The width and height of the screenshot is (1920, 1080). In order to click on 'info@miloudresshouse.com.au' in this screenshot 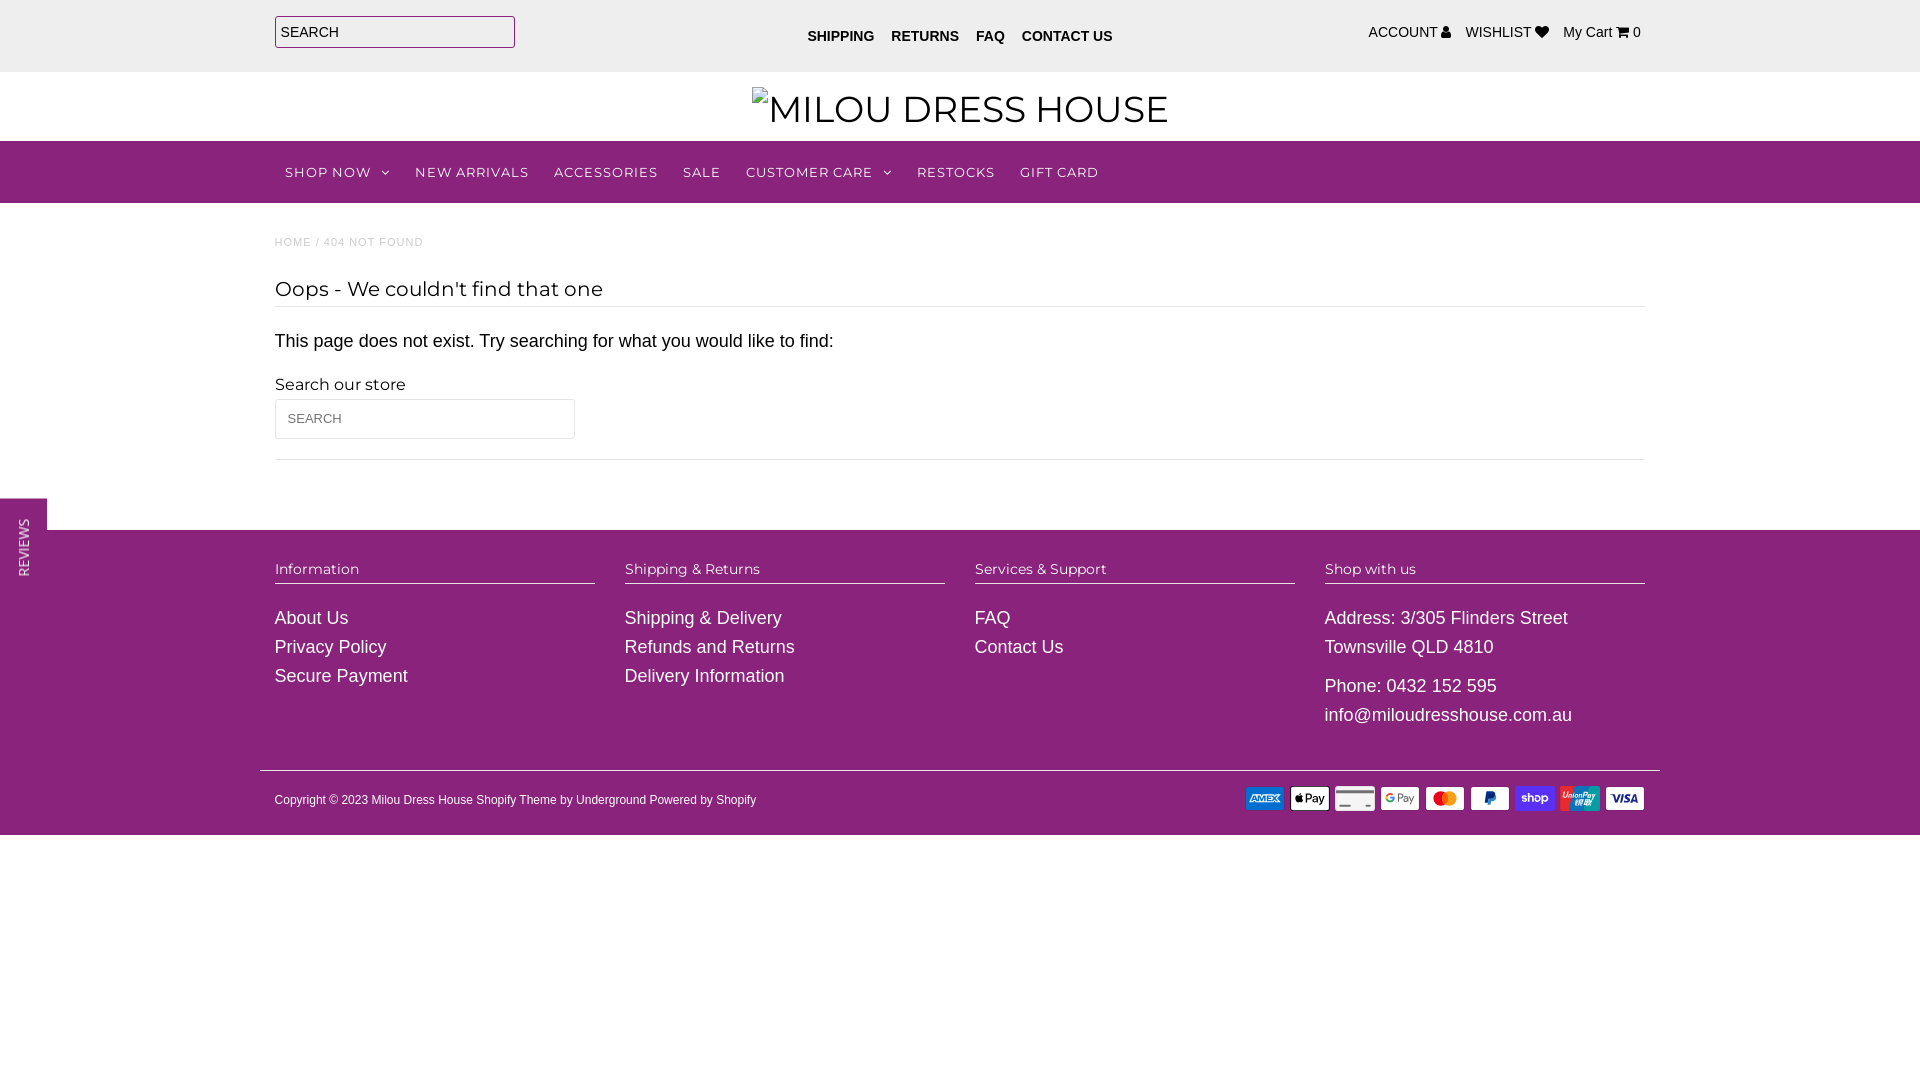, I will do `click(1324, 713)`.